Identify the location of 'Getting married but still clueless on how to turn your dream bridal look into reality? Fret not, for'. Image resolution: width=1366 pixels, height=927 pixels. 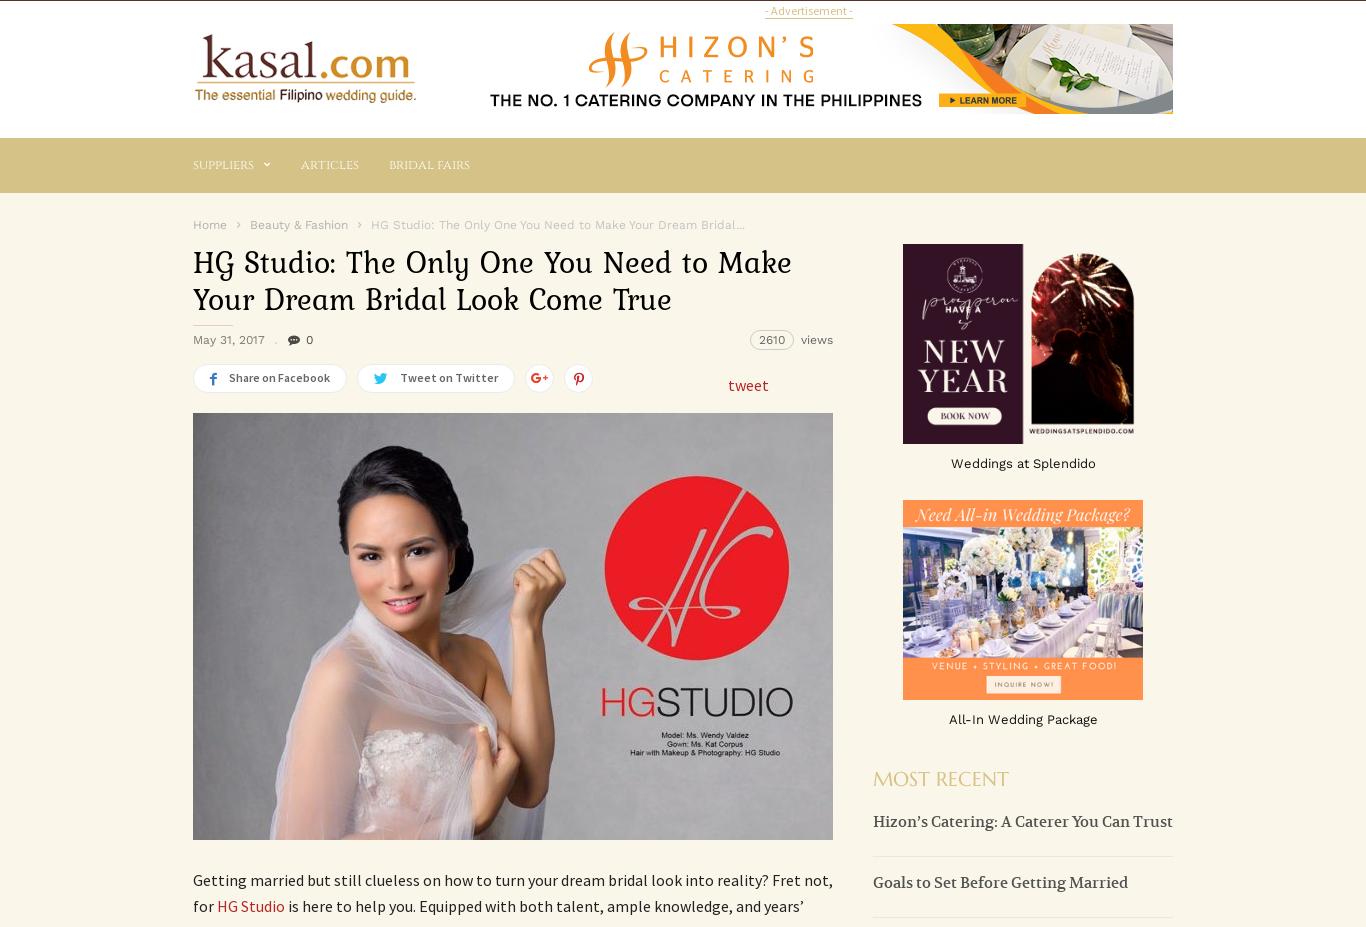
(192, 892).